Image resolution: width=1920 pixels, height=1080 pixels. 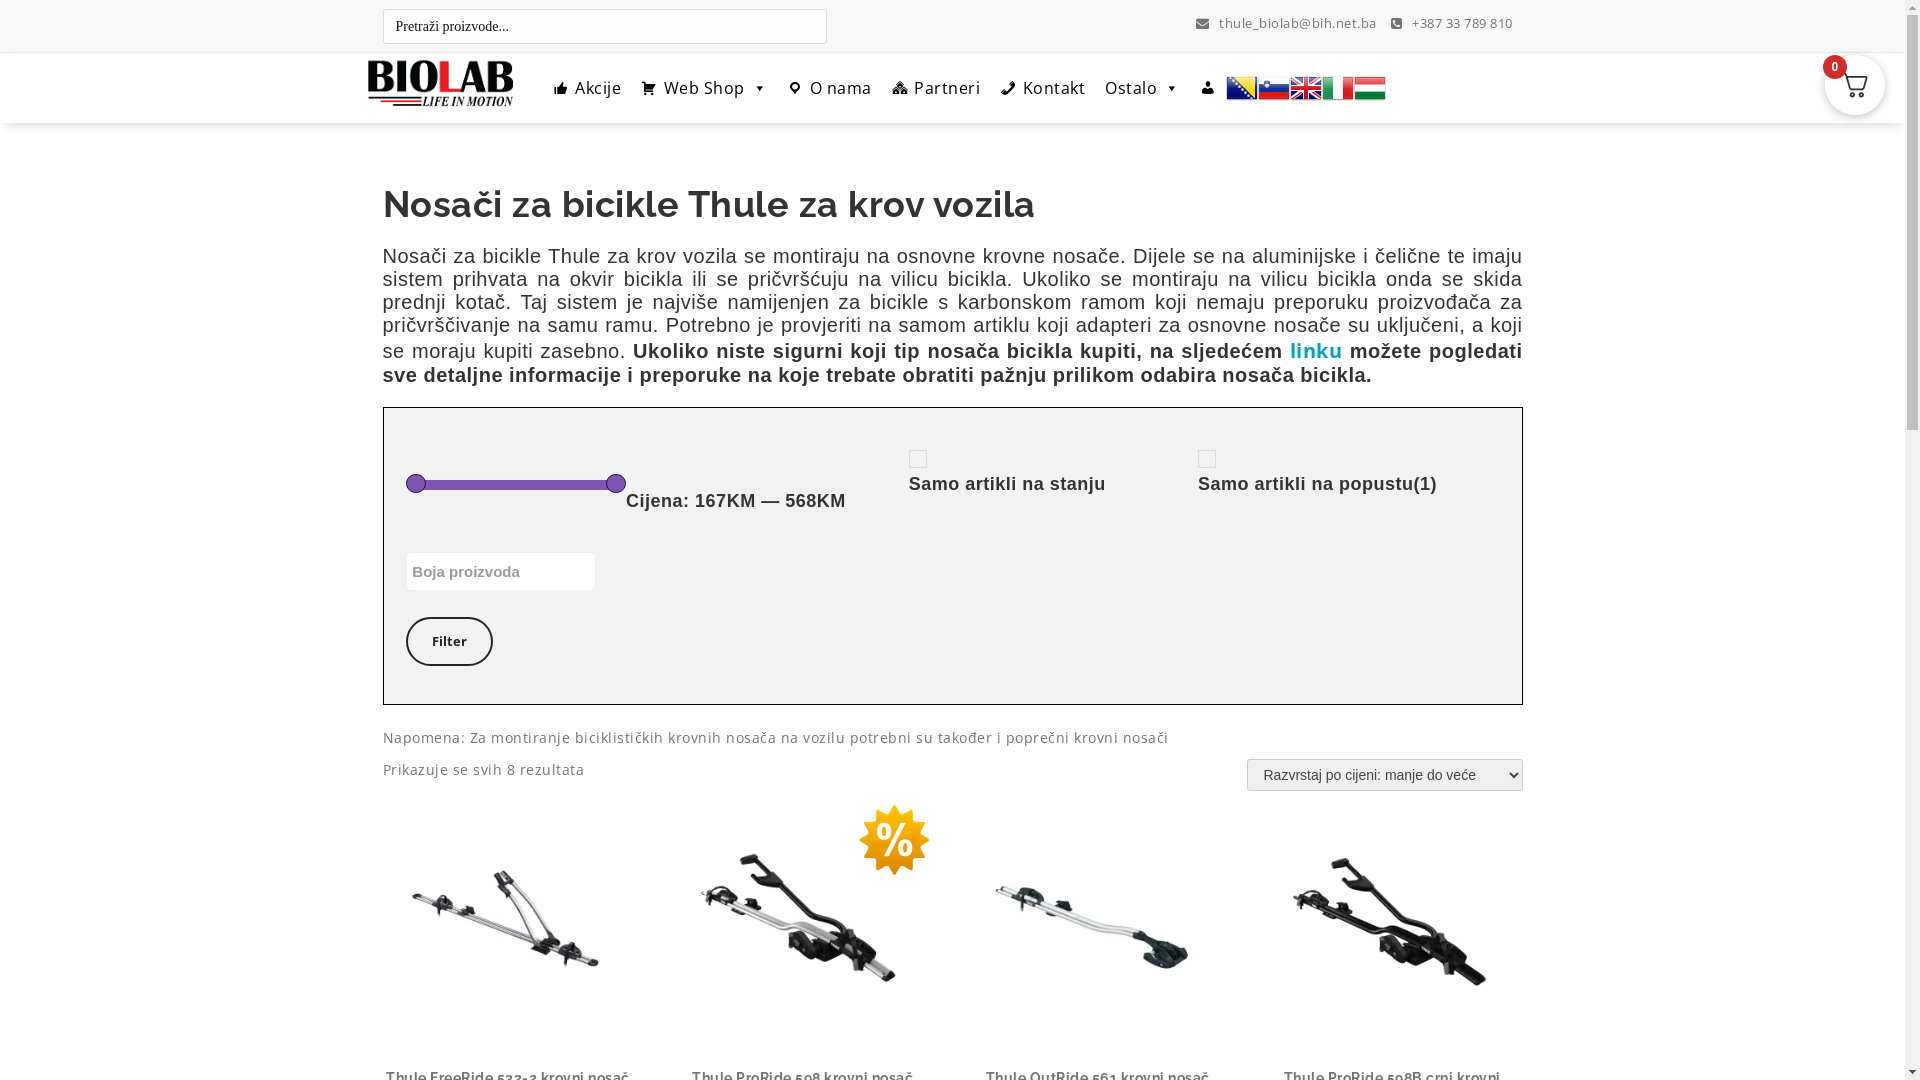 I want to click on 'Italian', so click(x=1338, y=87).